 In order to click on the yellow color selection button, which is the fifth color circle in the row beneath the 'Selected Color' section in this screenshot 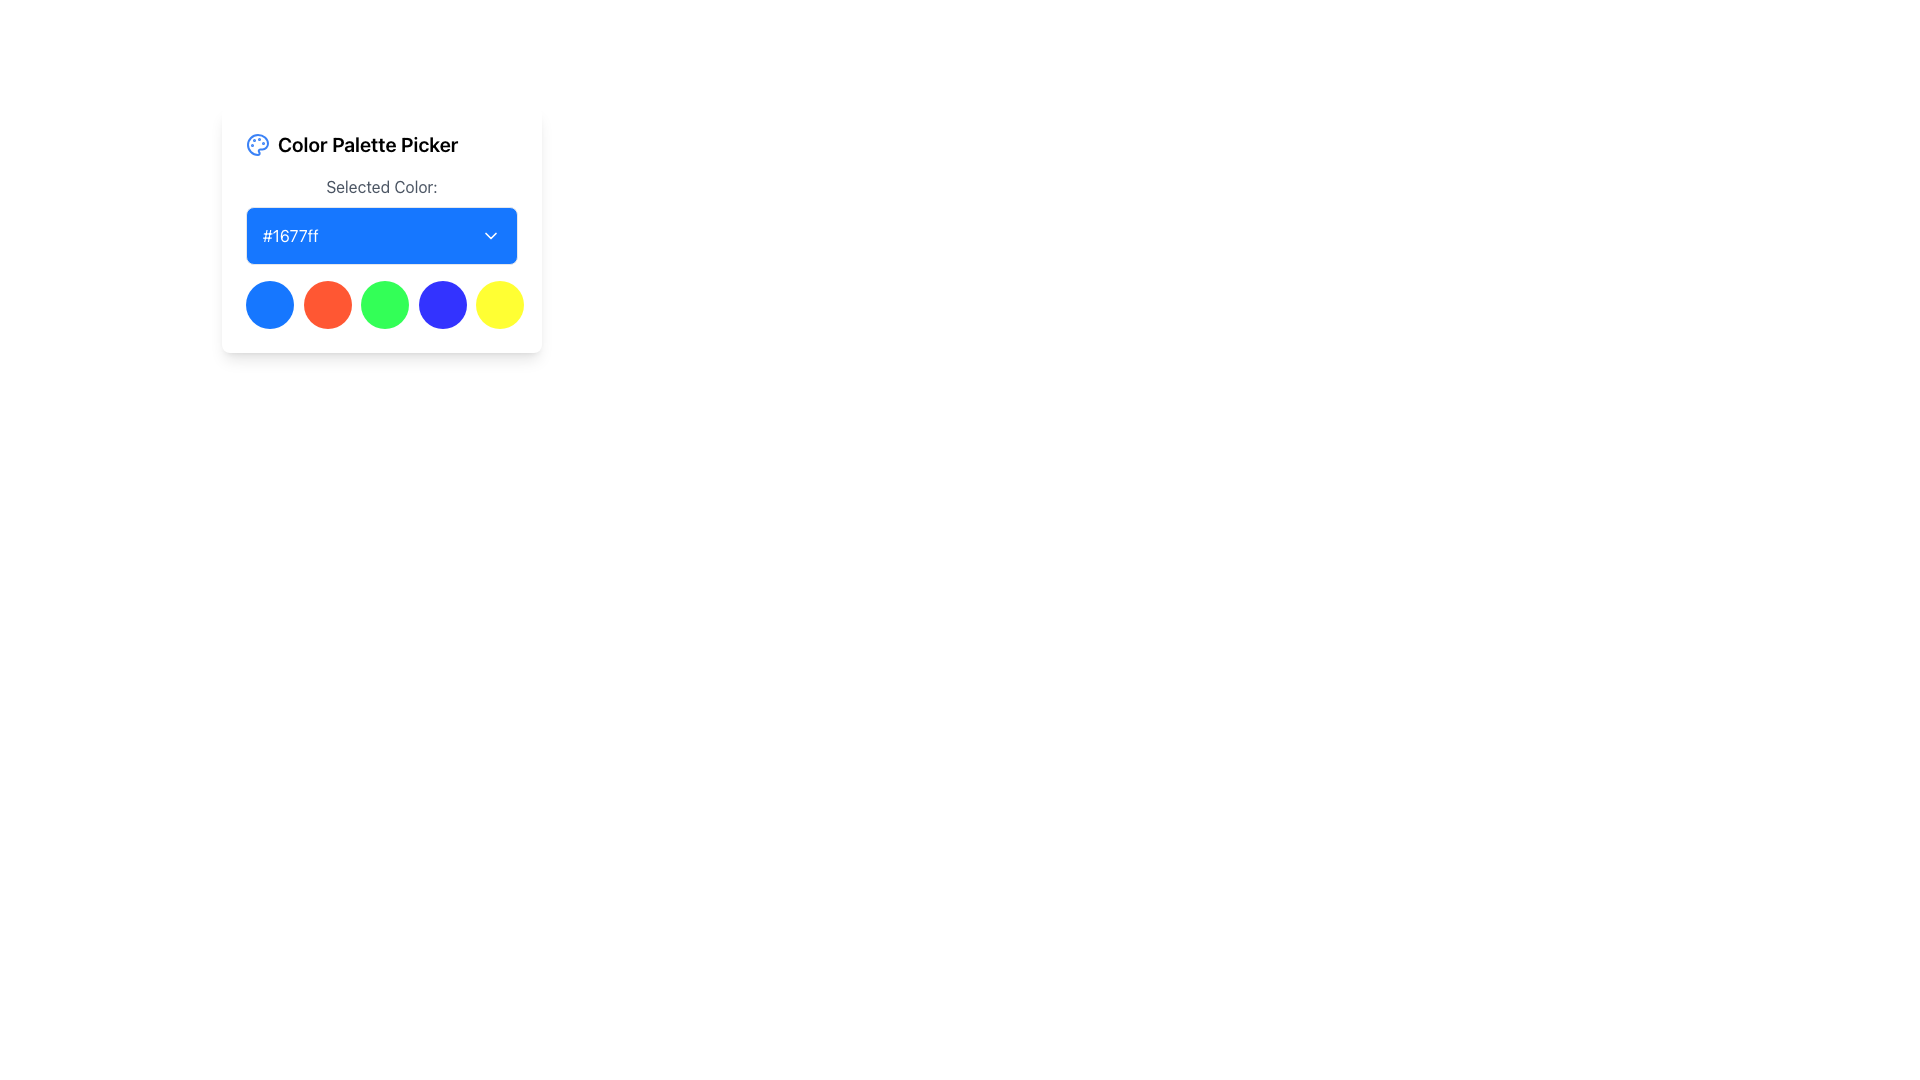, I will do `click(500, 304)`.